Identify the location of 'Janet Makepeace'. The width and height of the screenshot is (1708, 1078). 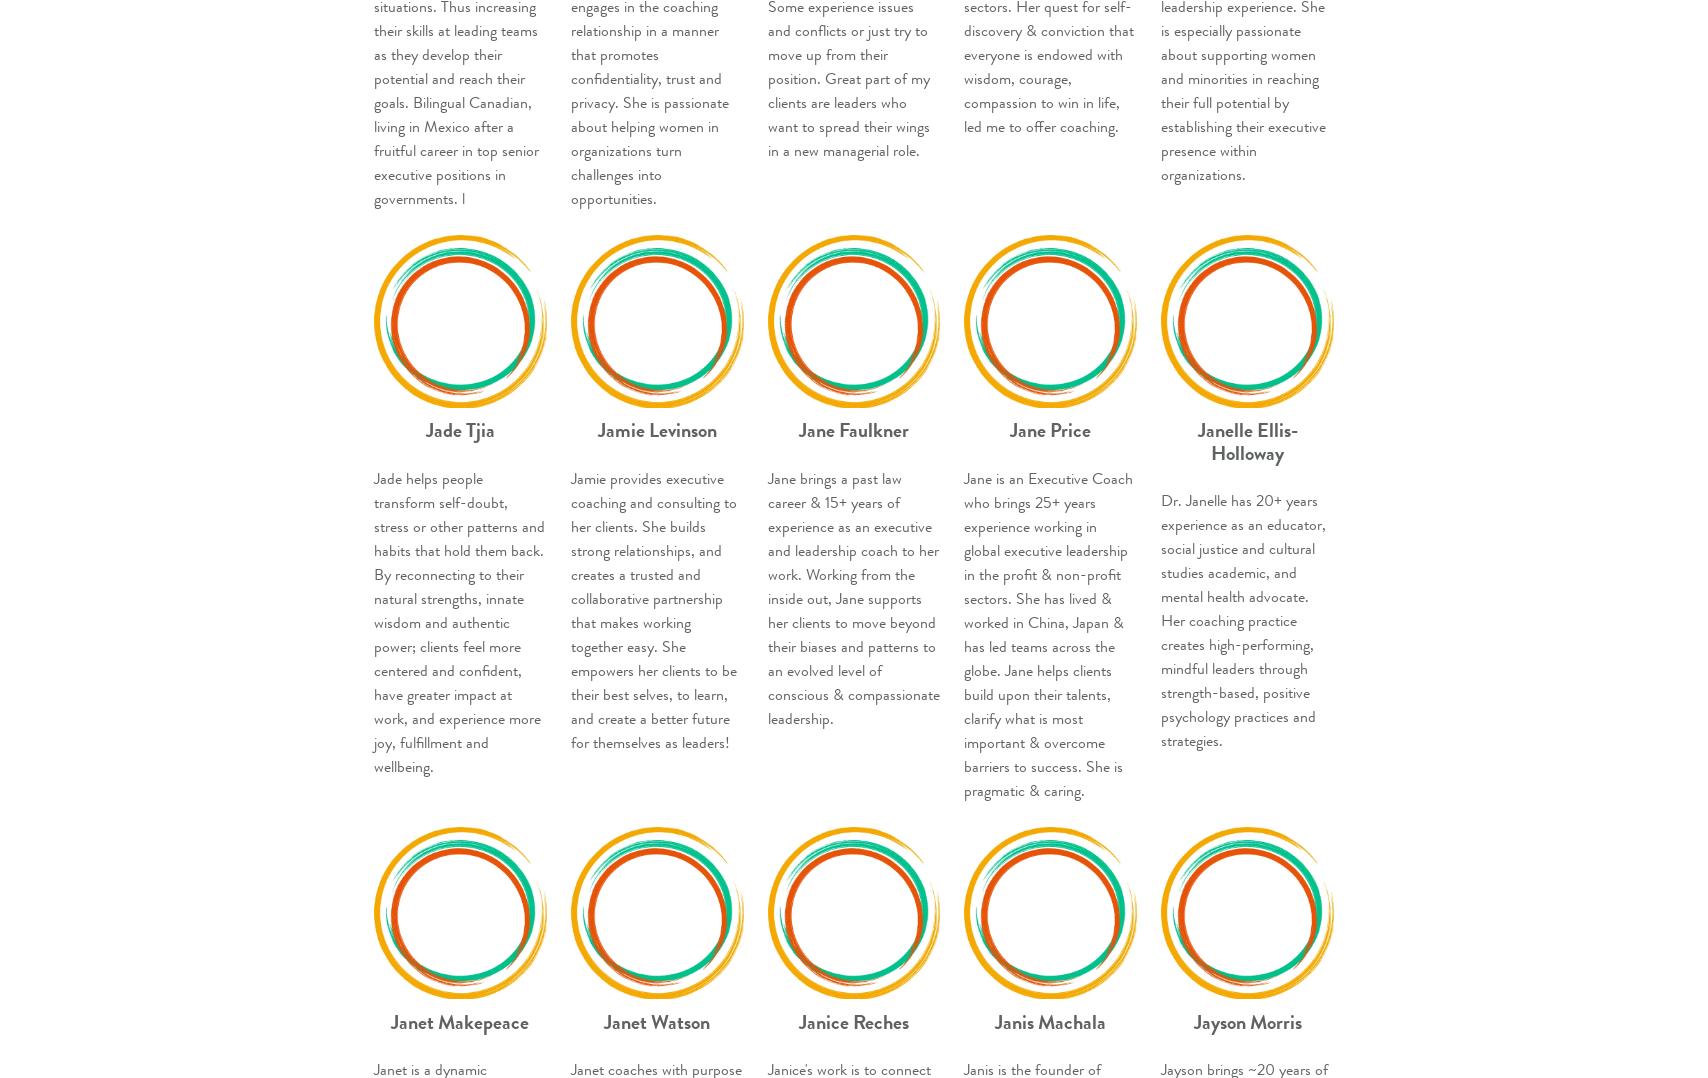
(390, 1020).